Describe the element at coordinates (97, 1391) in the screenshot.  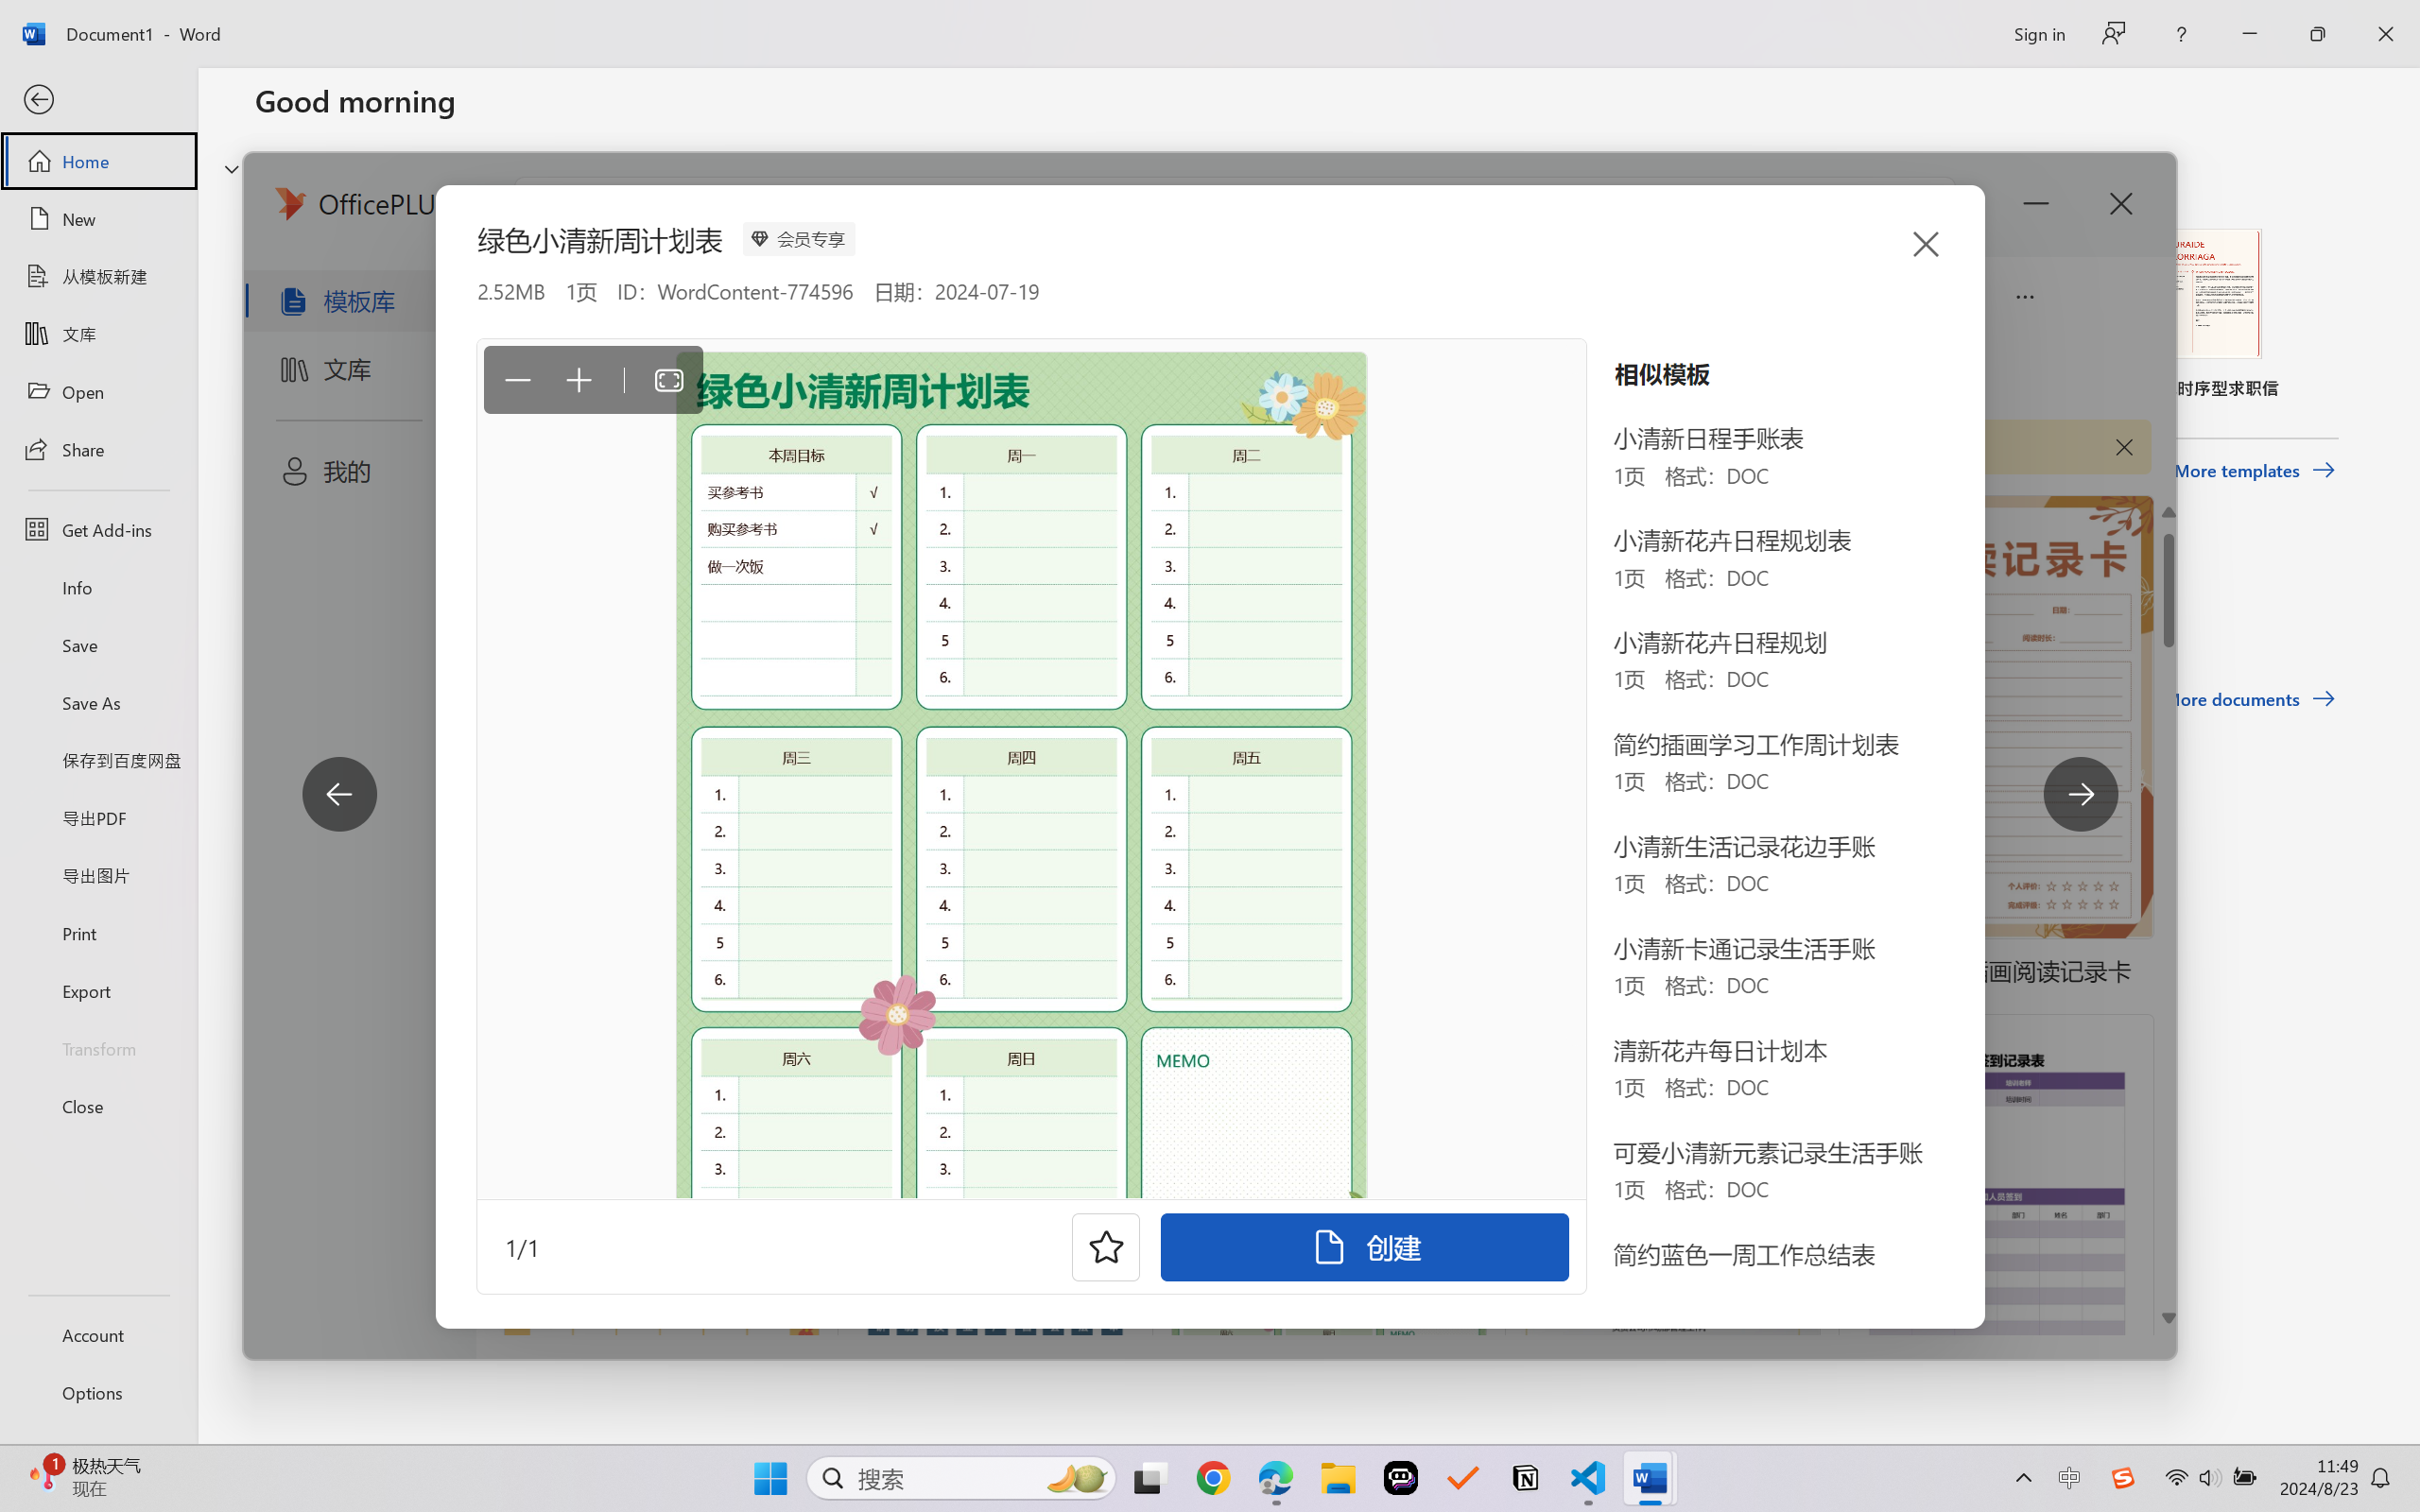
I see `'Options'` at that location.